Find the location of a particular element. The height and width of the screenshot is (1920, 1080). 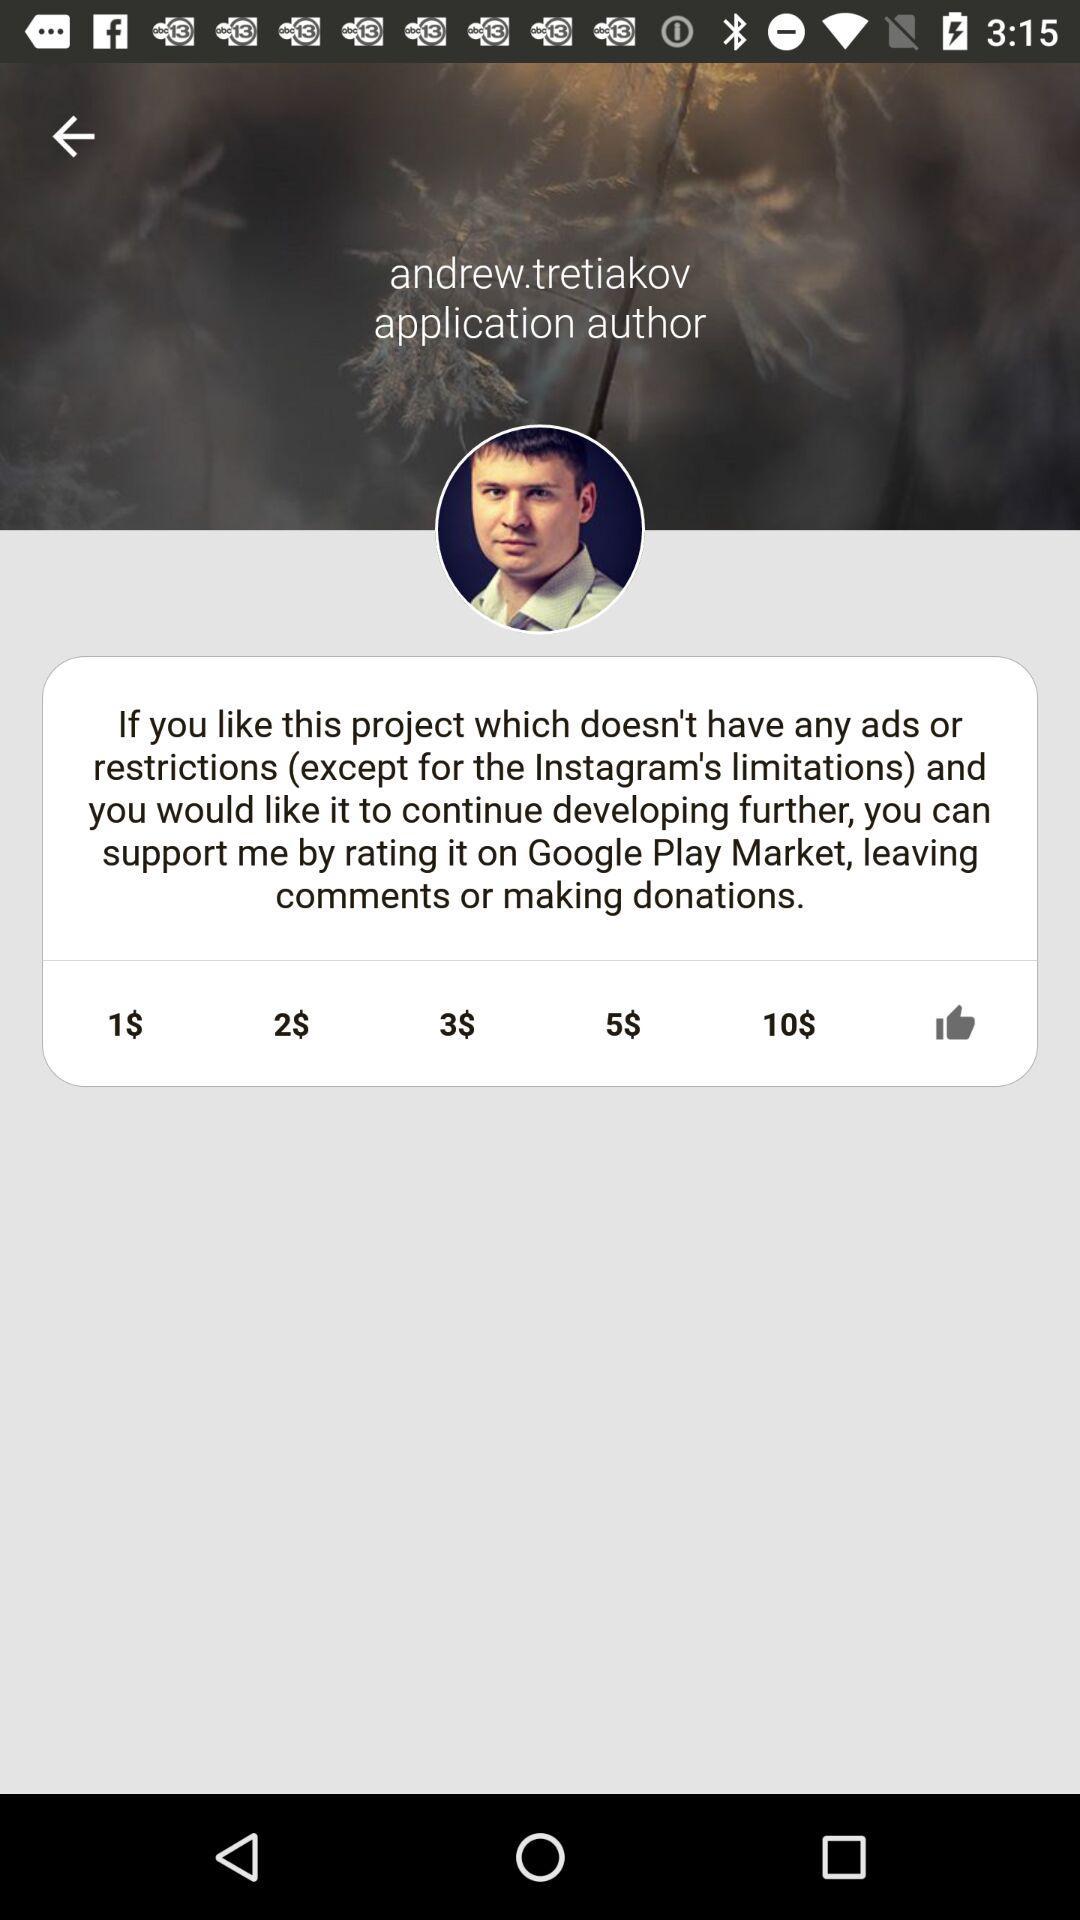

profile photo is located at coordinates (540, 529).